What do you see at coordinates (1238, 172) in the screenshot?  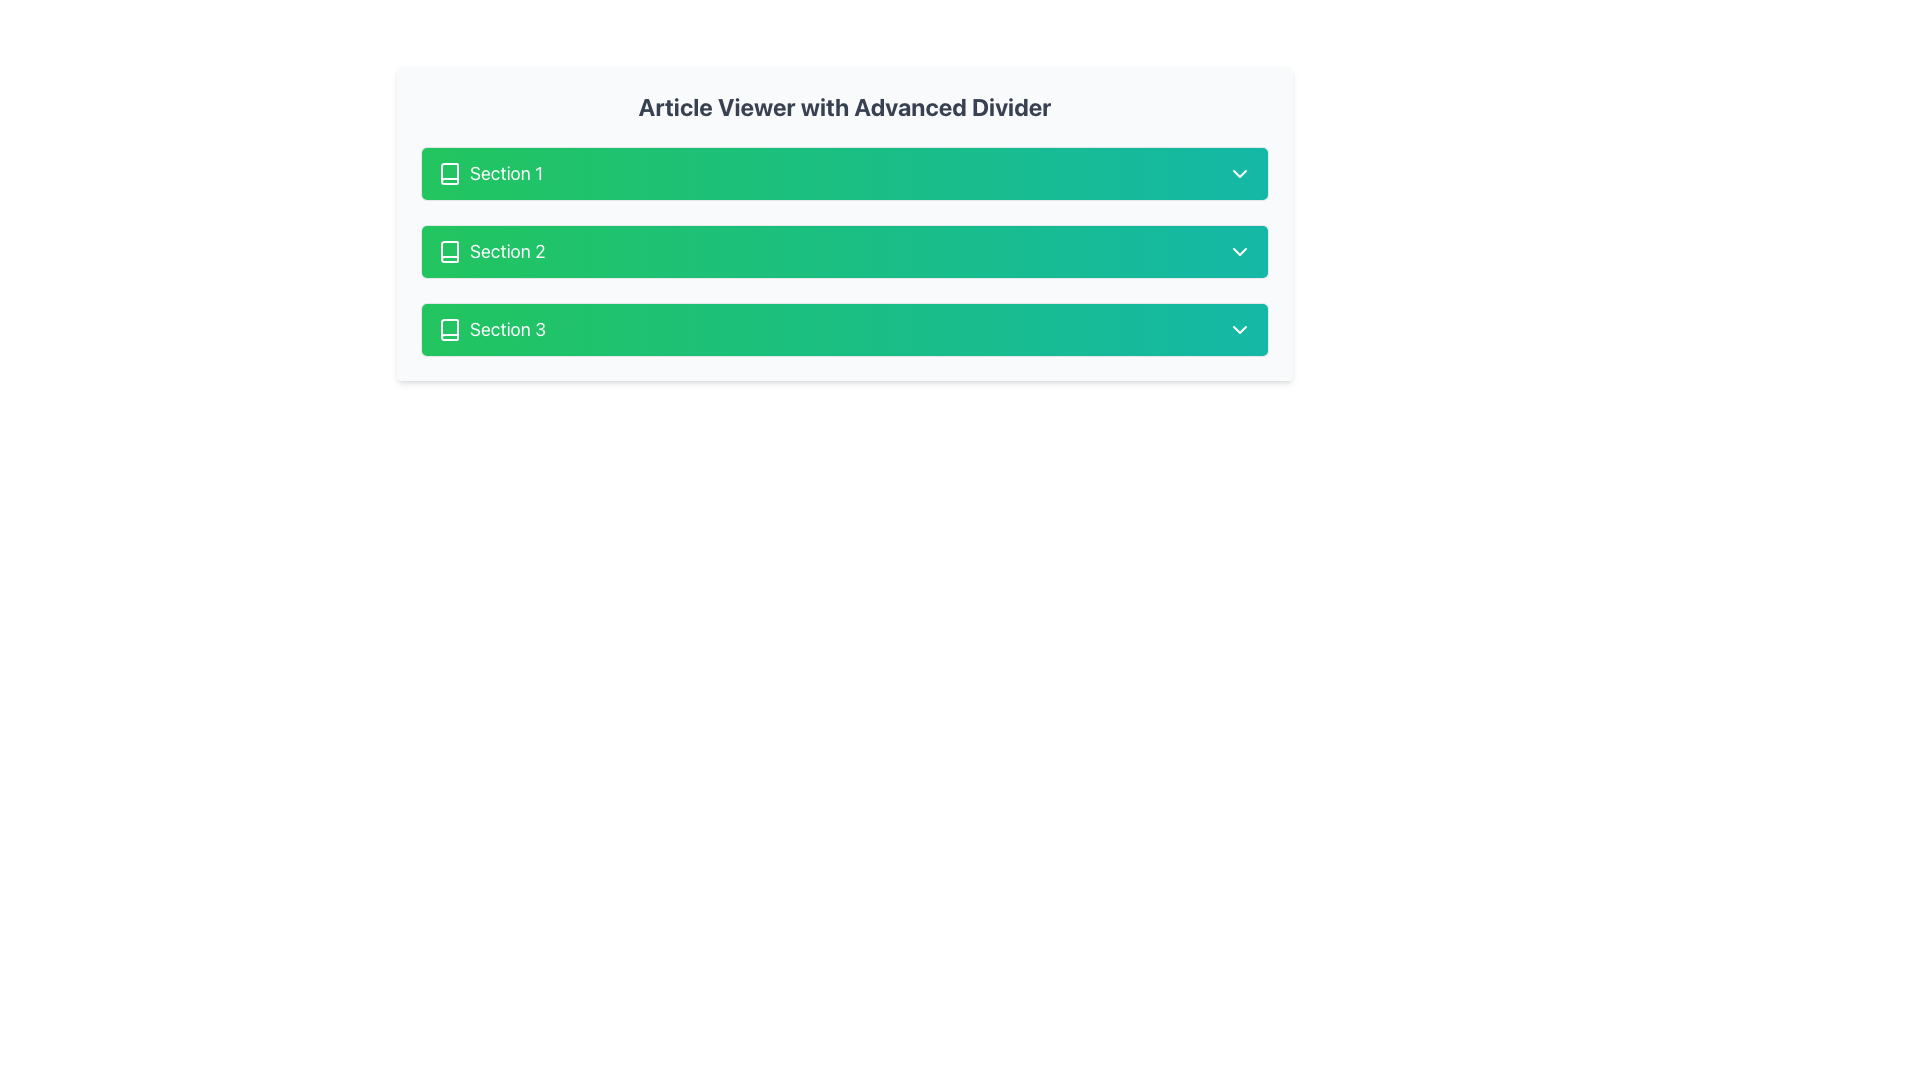 I see `the Chevron Down icon located at the far right of the 'Section 1' button, which indicates the collapsible nature of this section` at bounding box center [1238, 172].